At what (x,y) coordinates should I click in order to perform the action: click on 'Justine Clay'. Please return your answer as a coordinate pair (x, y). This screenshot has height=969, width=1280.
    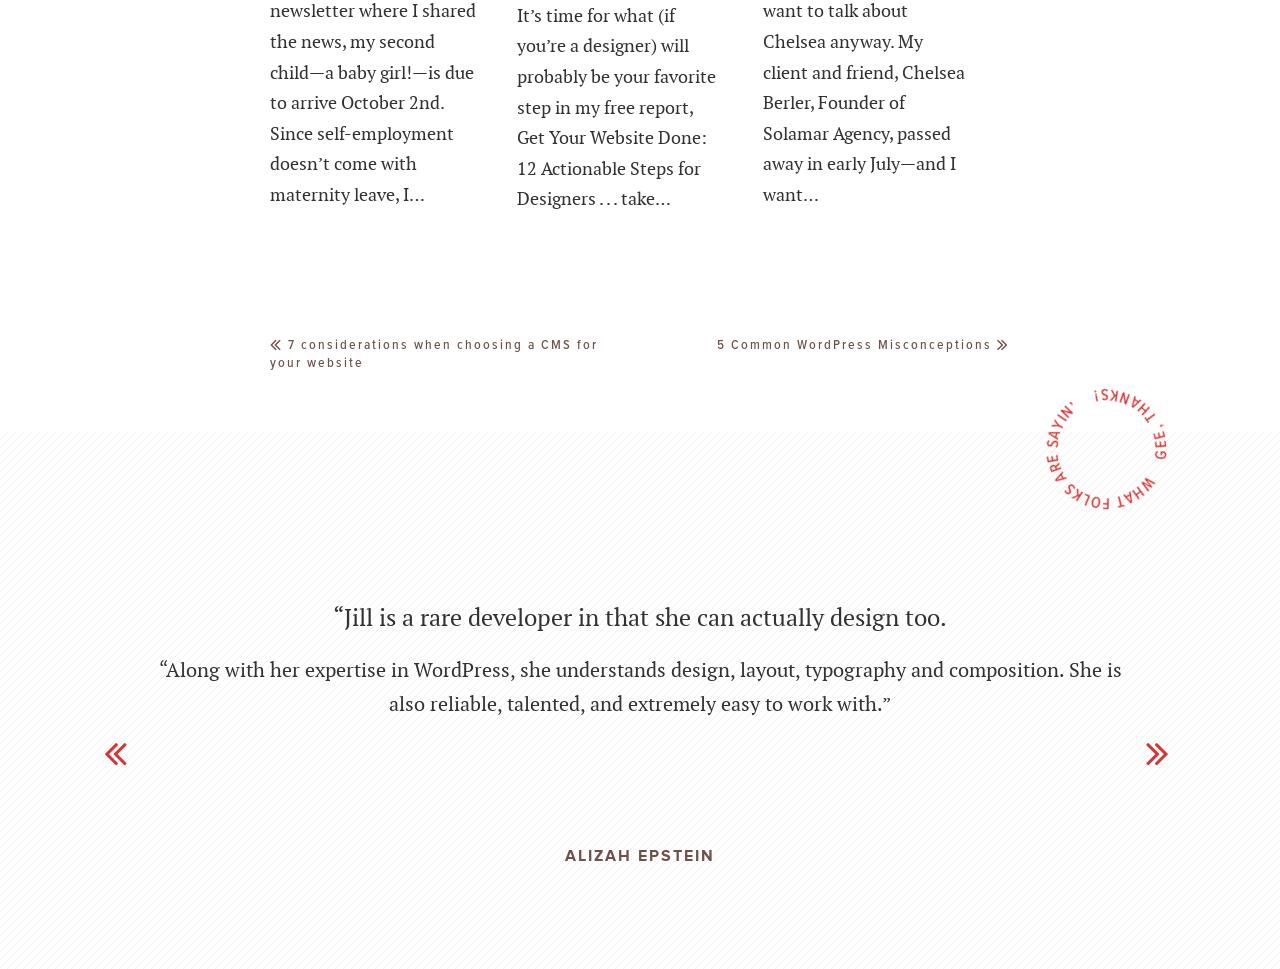
    Looking at the image, I should click on (638, 877).